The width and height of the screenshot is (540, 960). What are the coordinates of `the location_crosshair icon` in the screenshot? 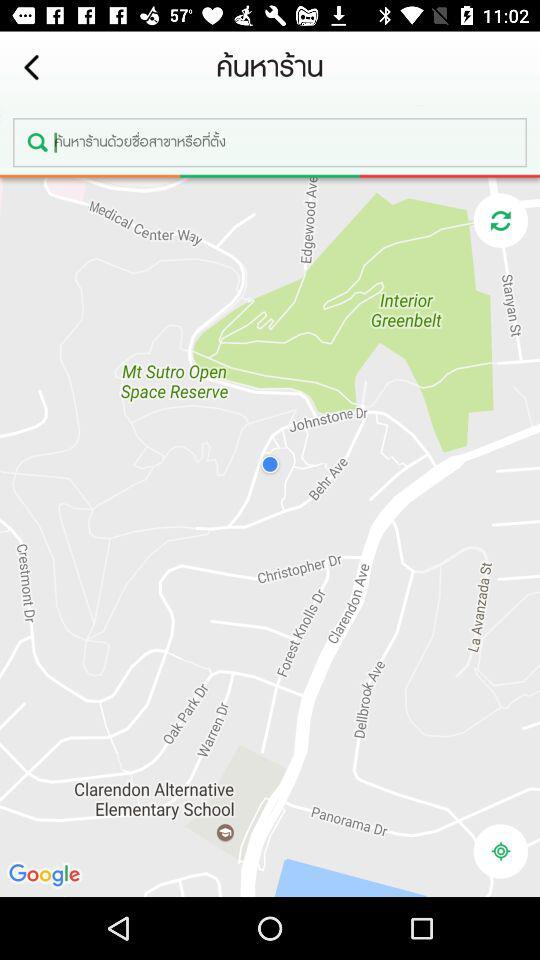 It's located at (499, 850).